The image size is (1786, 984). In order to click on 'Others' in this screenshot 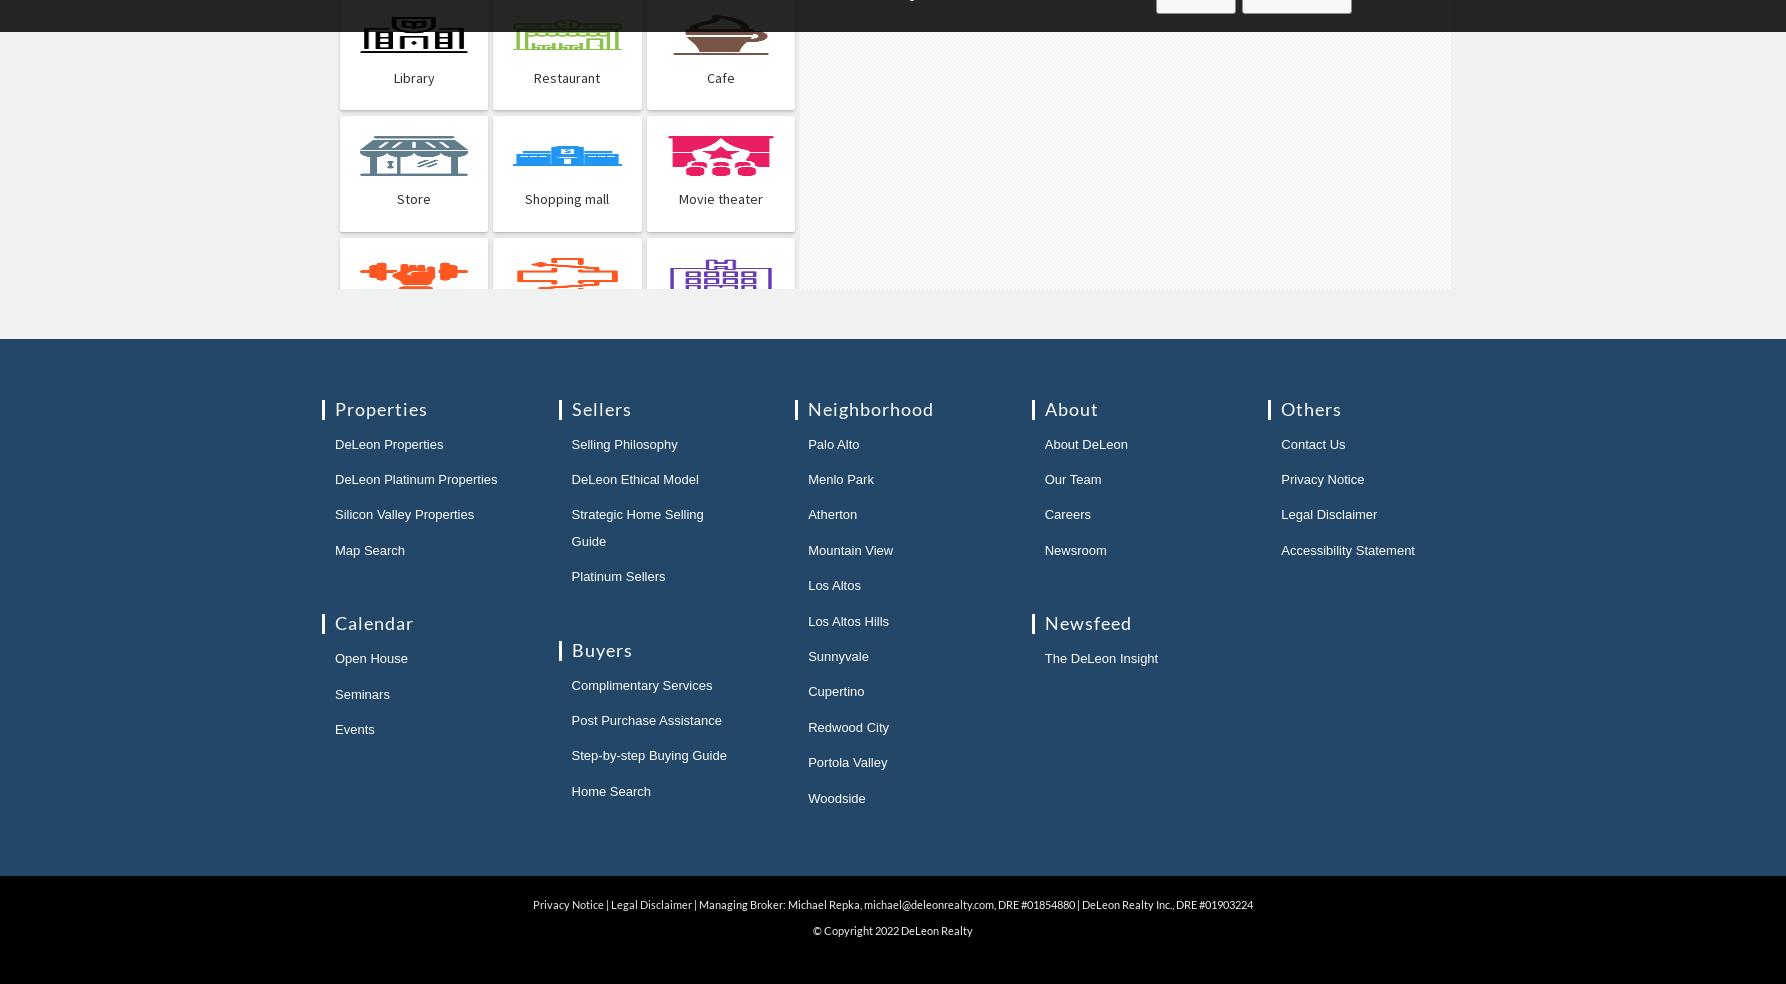, I will do `click(1311, 407)`.